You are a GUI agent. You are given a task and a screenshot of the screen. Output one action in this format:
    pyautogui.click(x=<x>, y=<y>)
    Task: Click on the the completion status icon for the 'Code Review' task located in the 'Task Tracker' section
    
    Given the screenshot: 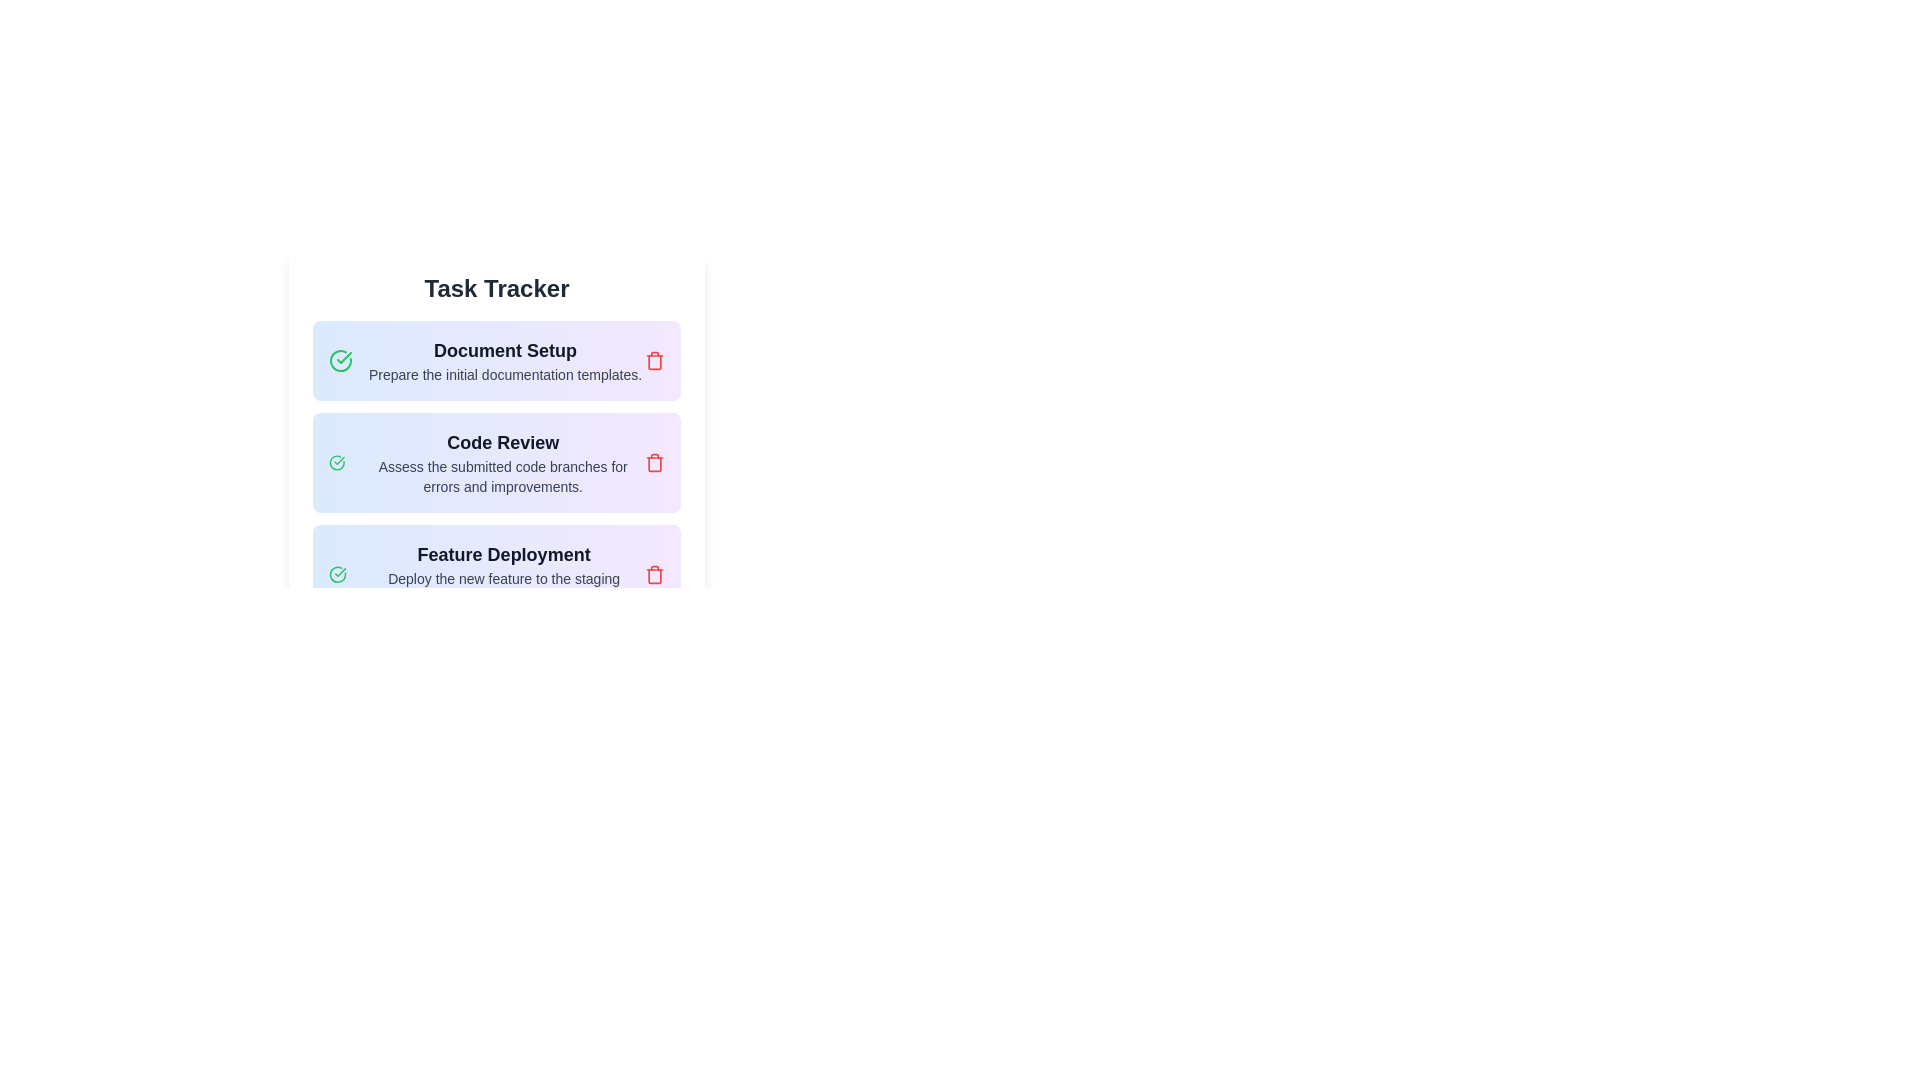 What is the action you would take?
    pyautogui.click(x=337, y=462)
    